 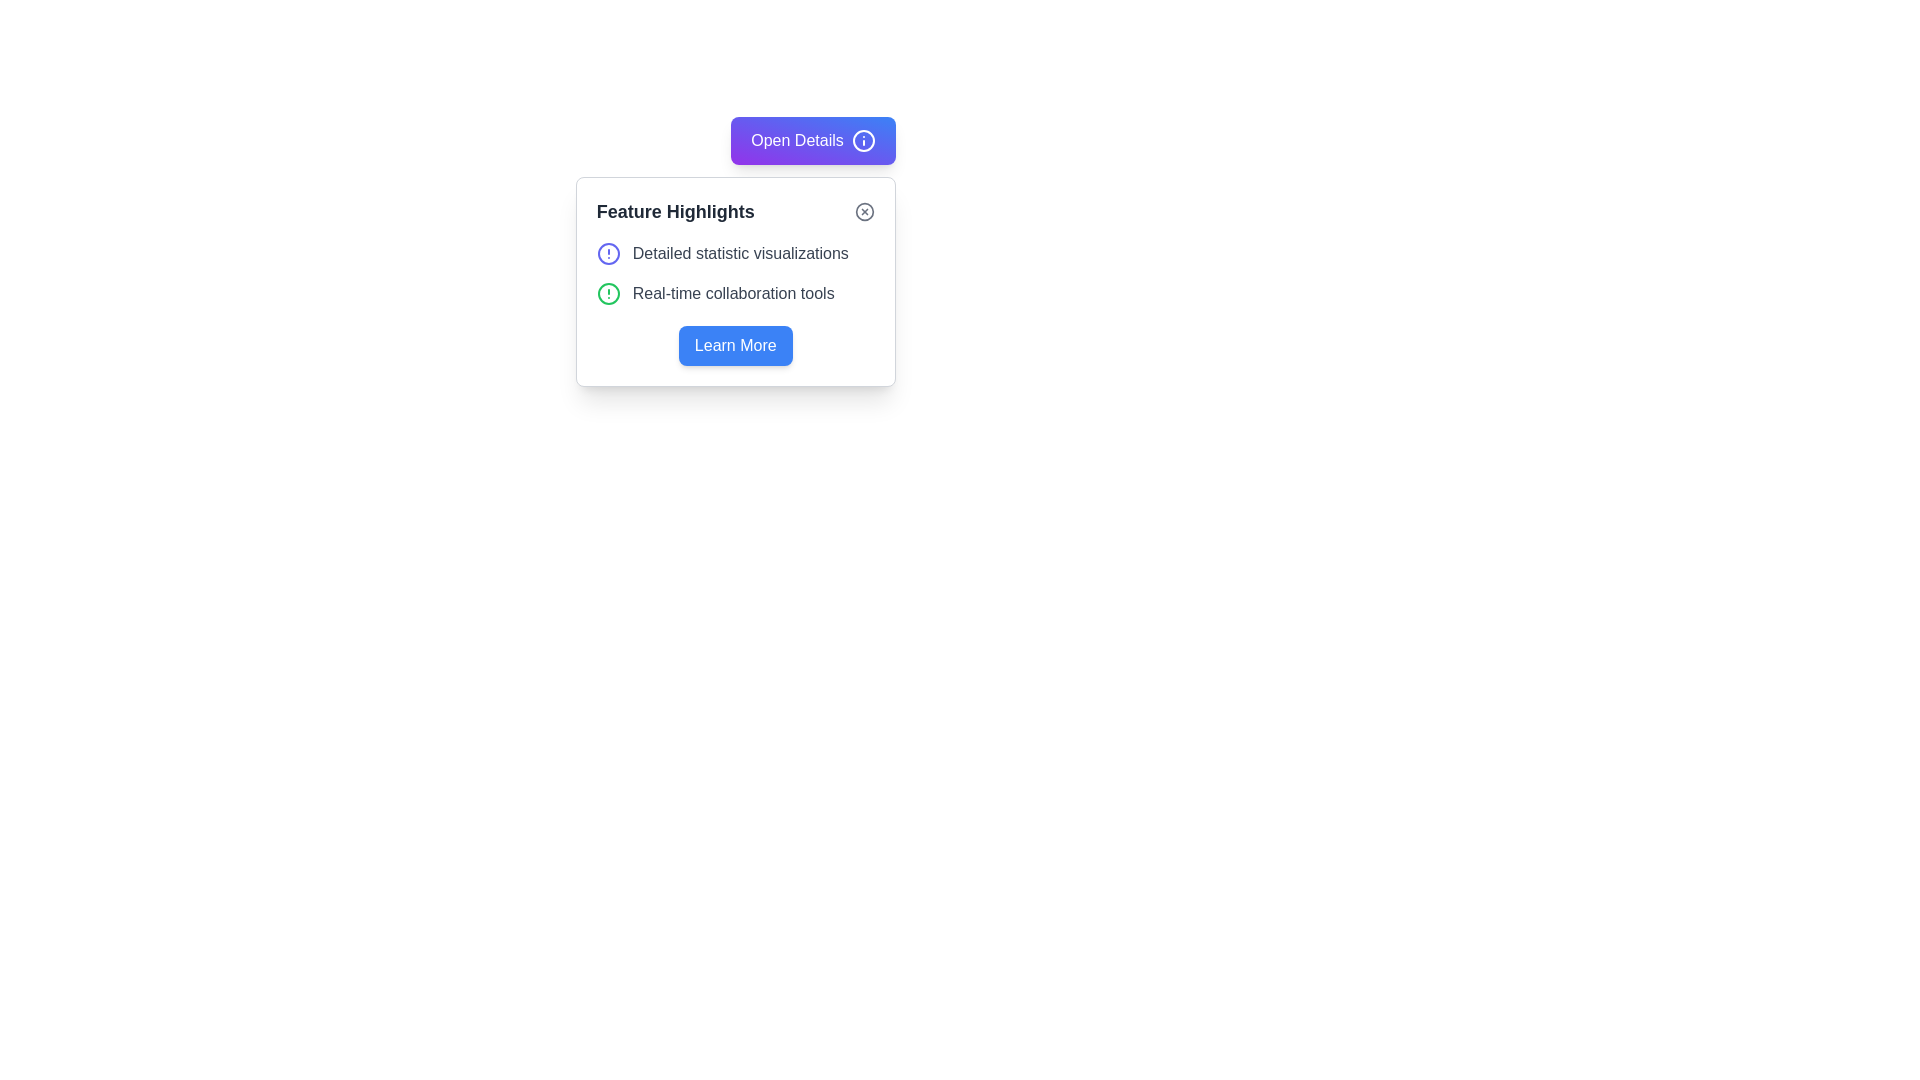 What do you see at coordinates (732, 293) in the screenshot?
I see `the text label displaying 'Real-time collaboration tools'` at bounding box center [732, 293].